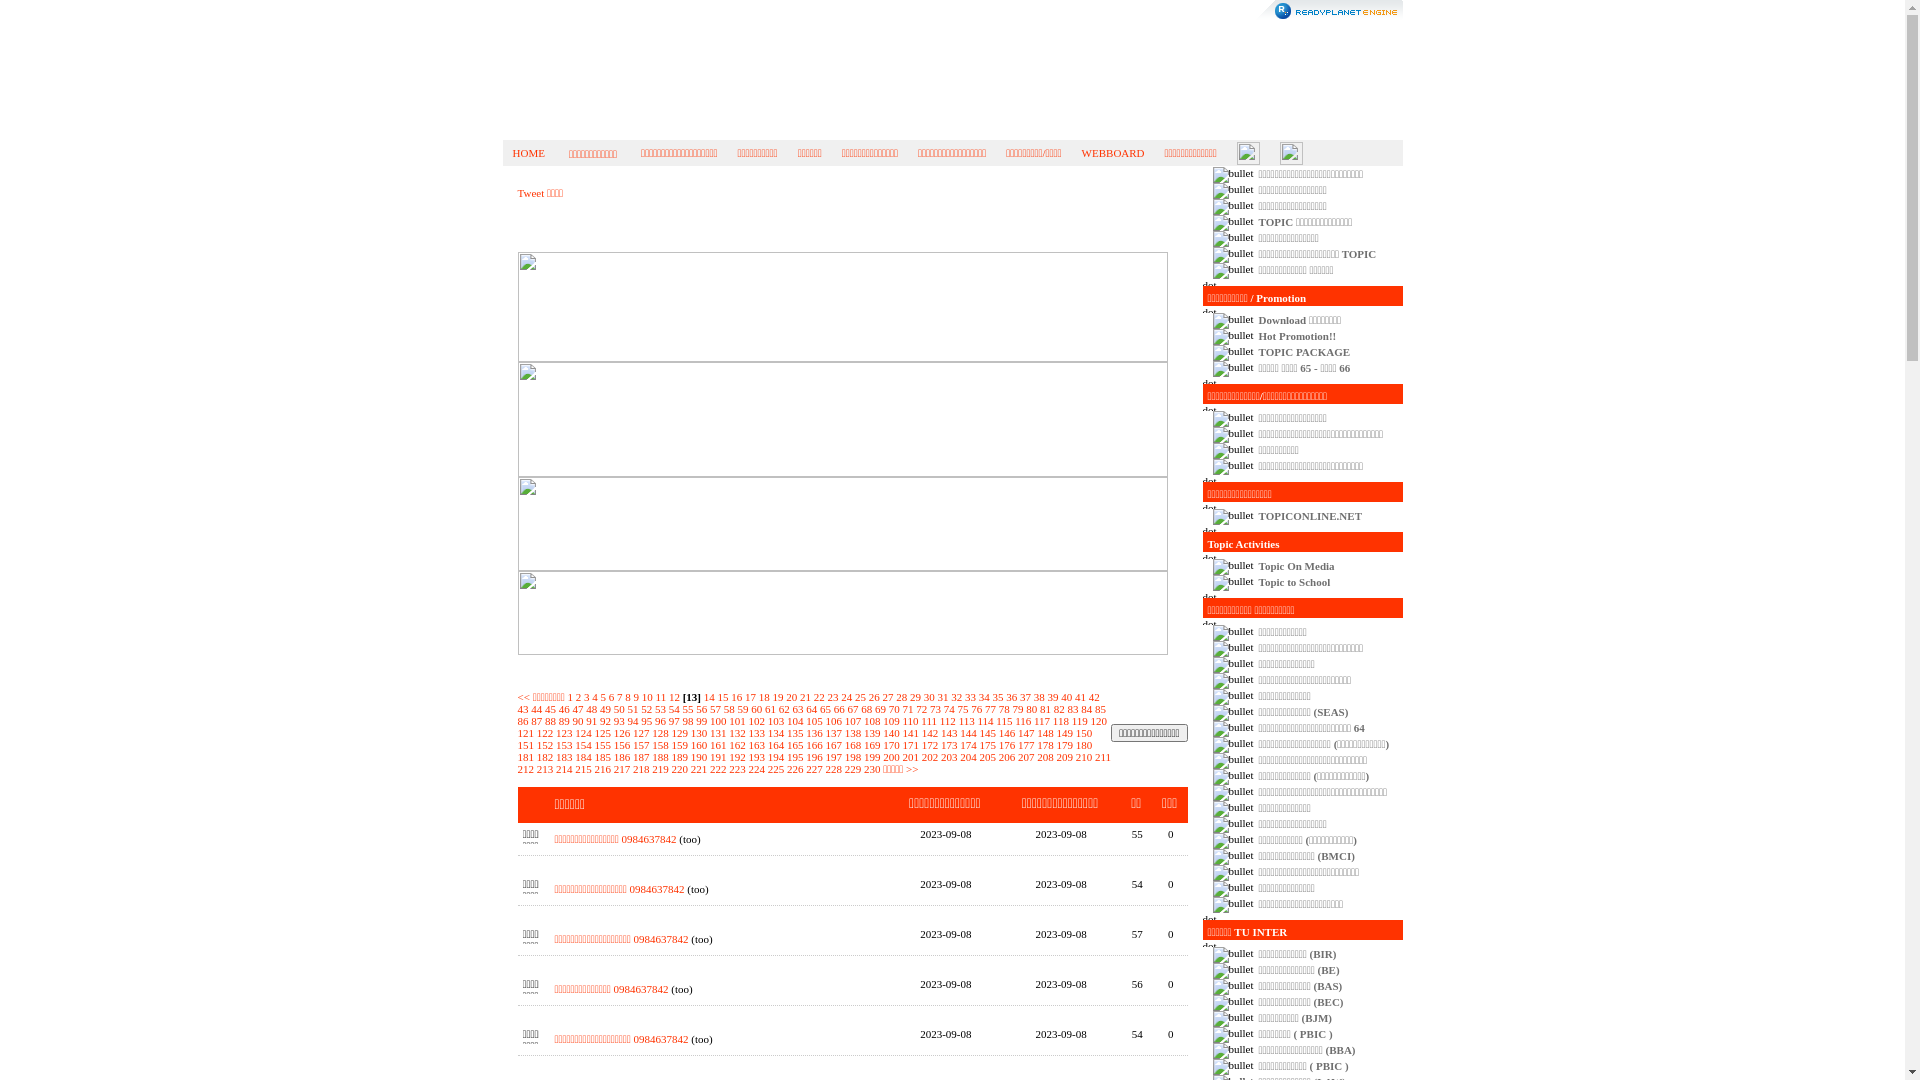 The image size is (1920, 1080). What do you see at coordinates (660, 756) in the screenshot?
I see `'188'` at bounding box center [660, 756].